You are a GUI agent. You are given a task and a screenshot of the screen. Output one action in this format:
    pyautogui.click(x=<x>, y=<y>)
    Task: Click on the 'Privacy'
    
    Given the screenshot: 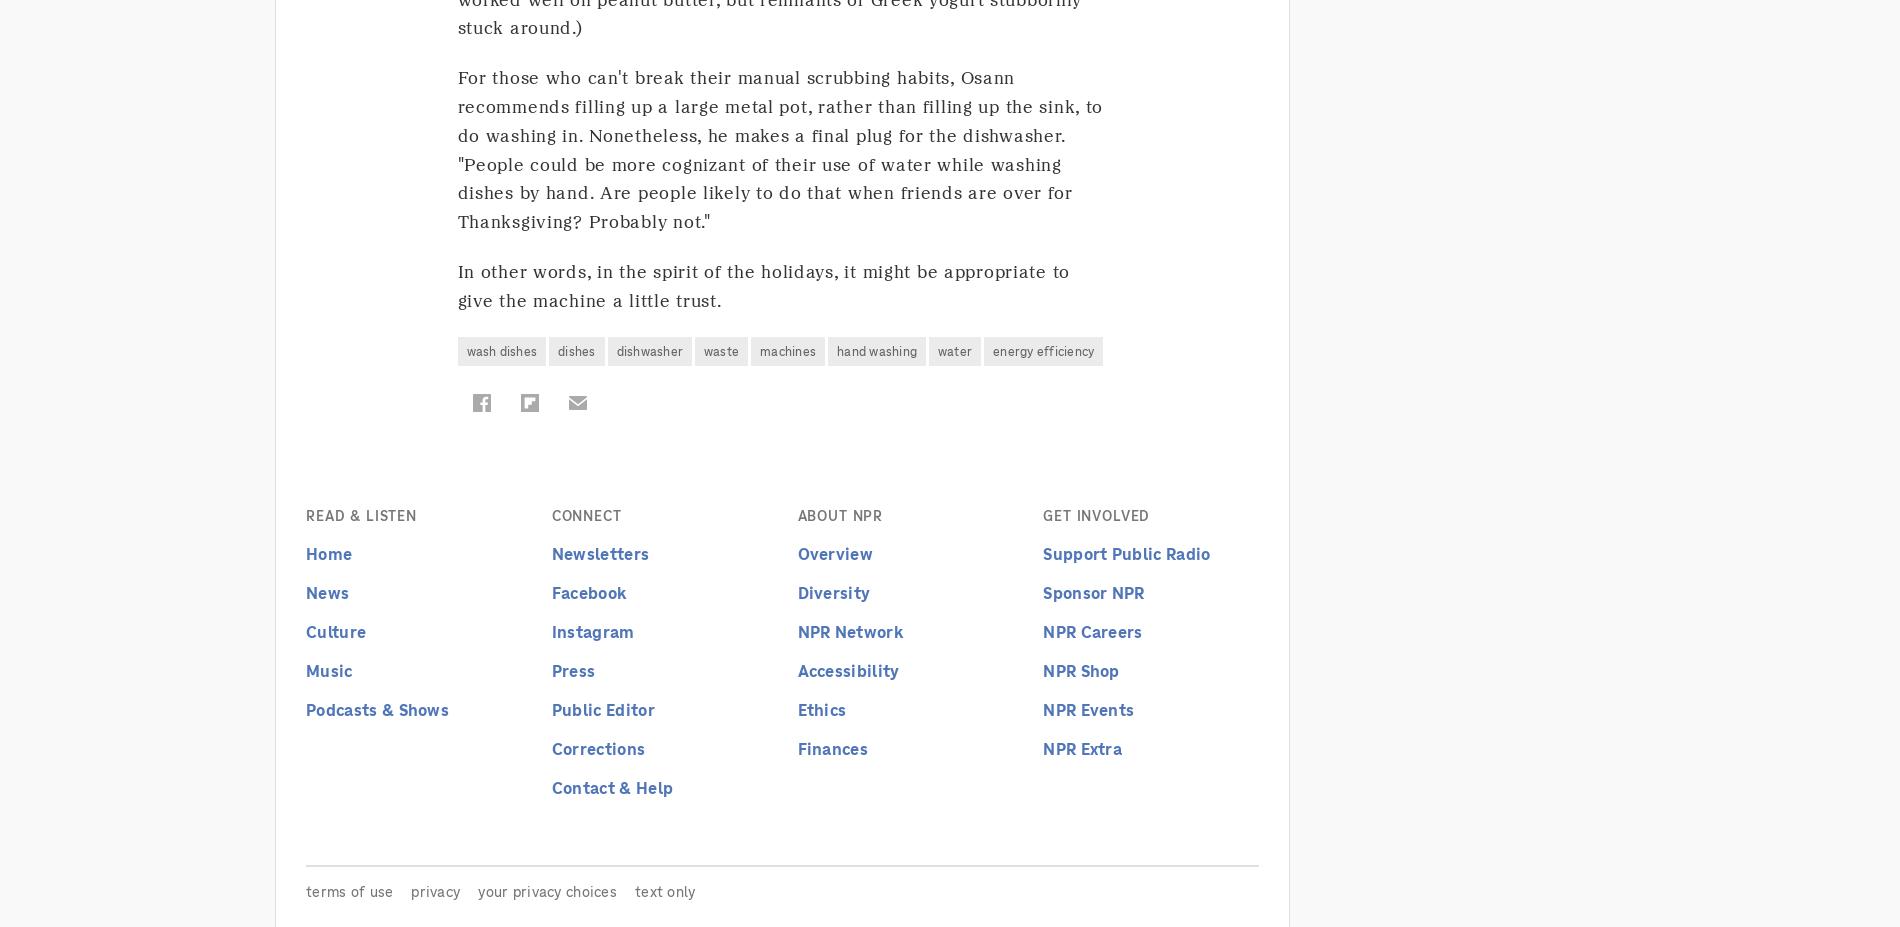 What is the action you would take?
    pyautogui.click(x=434, y=891)
    